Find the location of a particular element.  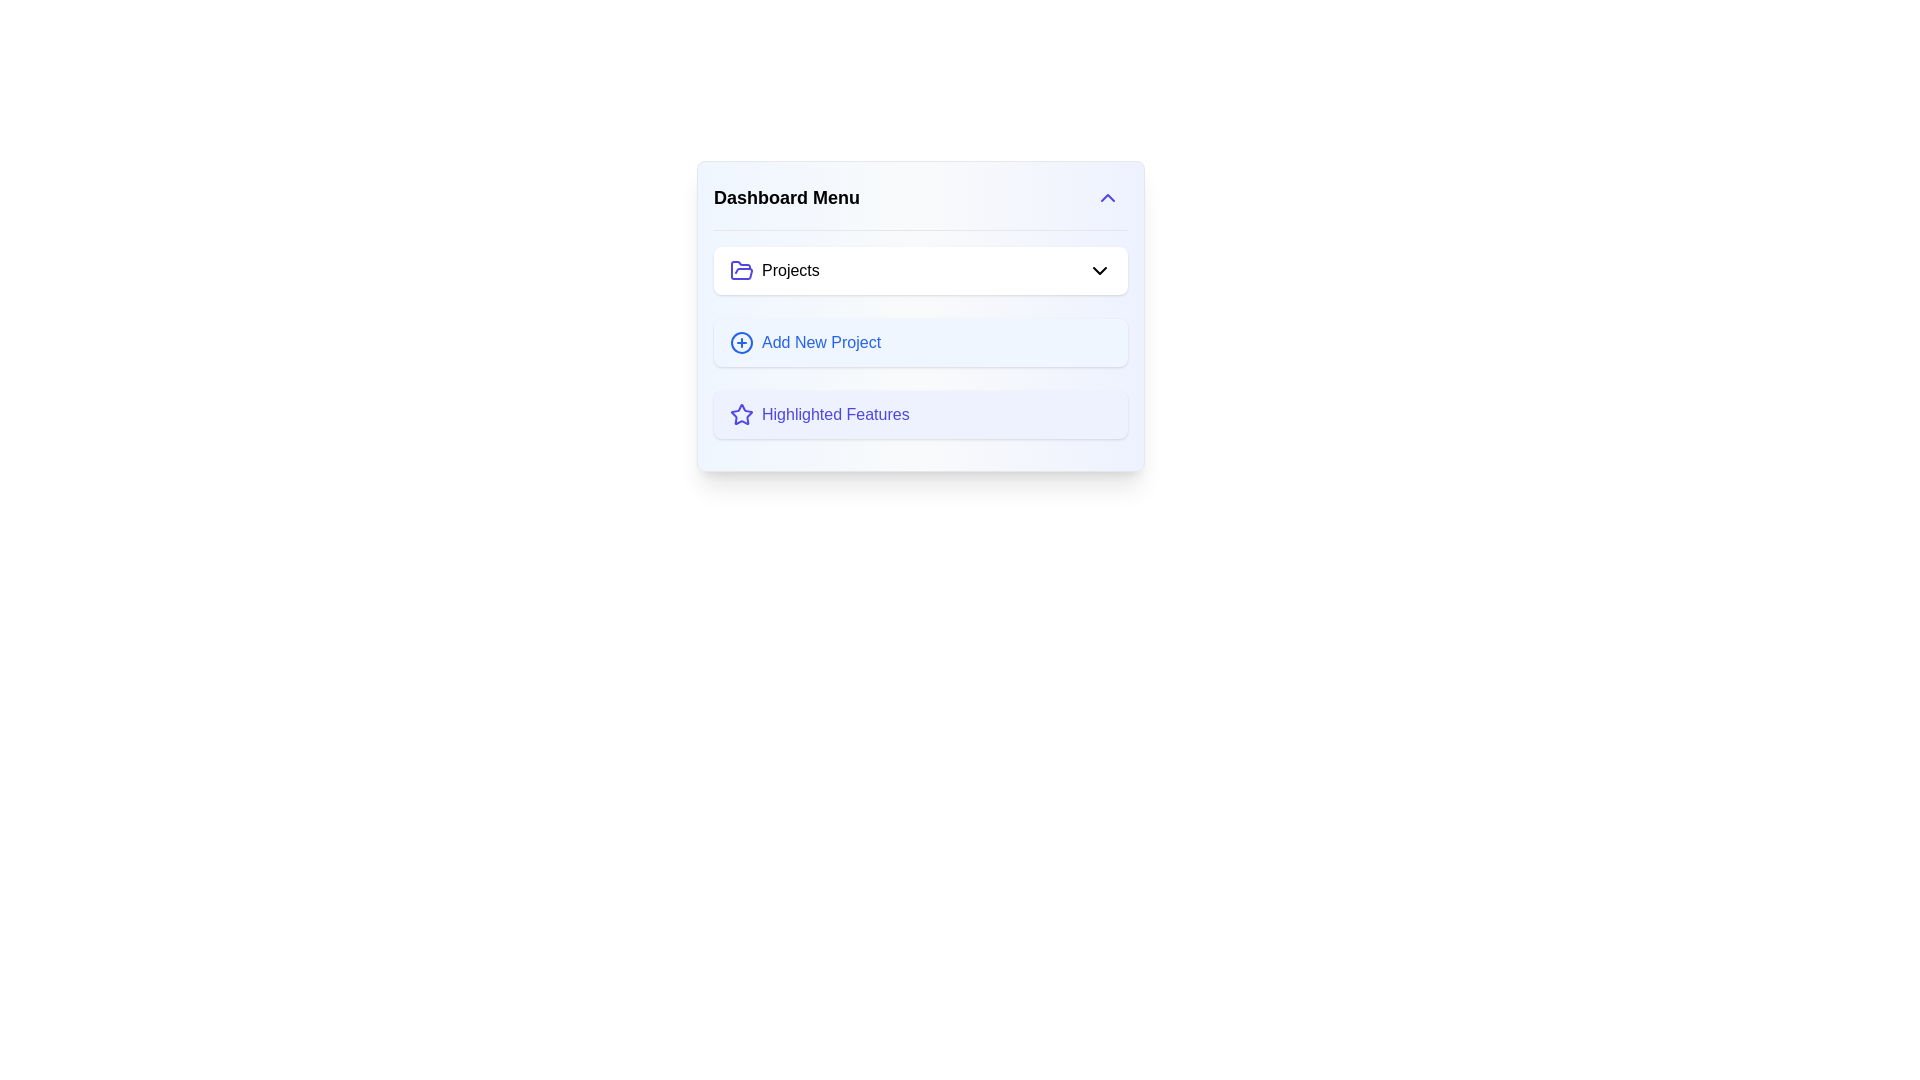

the gray folder icon located to the left of the 'Projects' label in the 'Dashboard Menu' is located at coordinates (741, 270).